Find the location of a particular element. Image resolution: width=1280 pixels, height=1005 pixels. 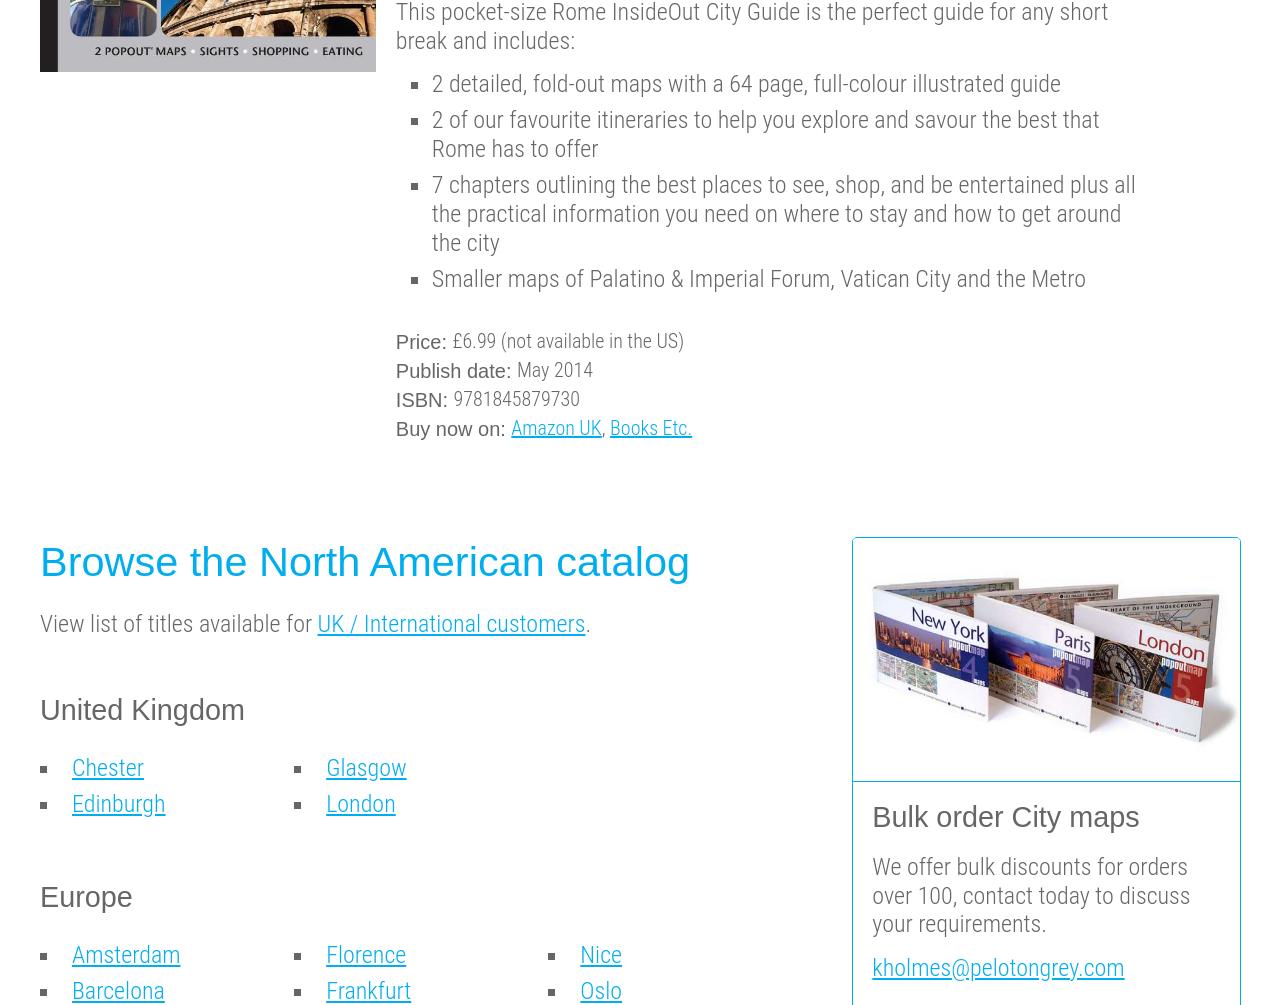

'Publish date' is located at coordinates (449, 371).